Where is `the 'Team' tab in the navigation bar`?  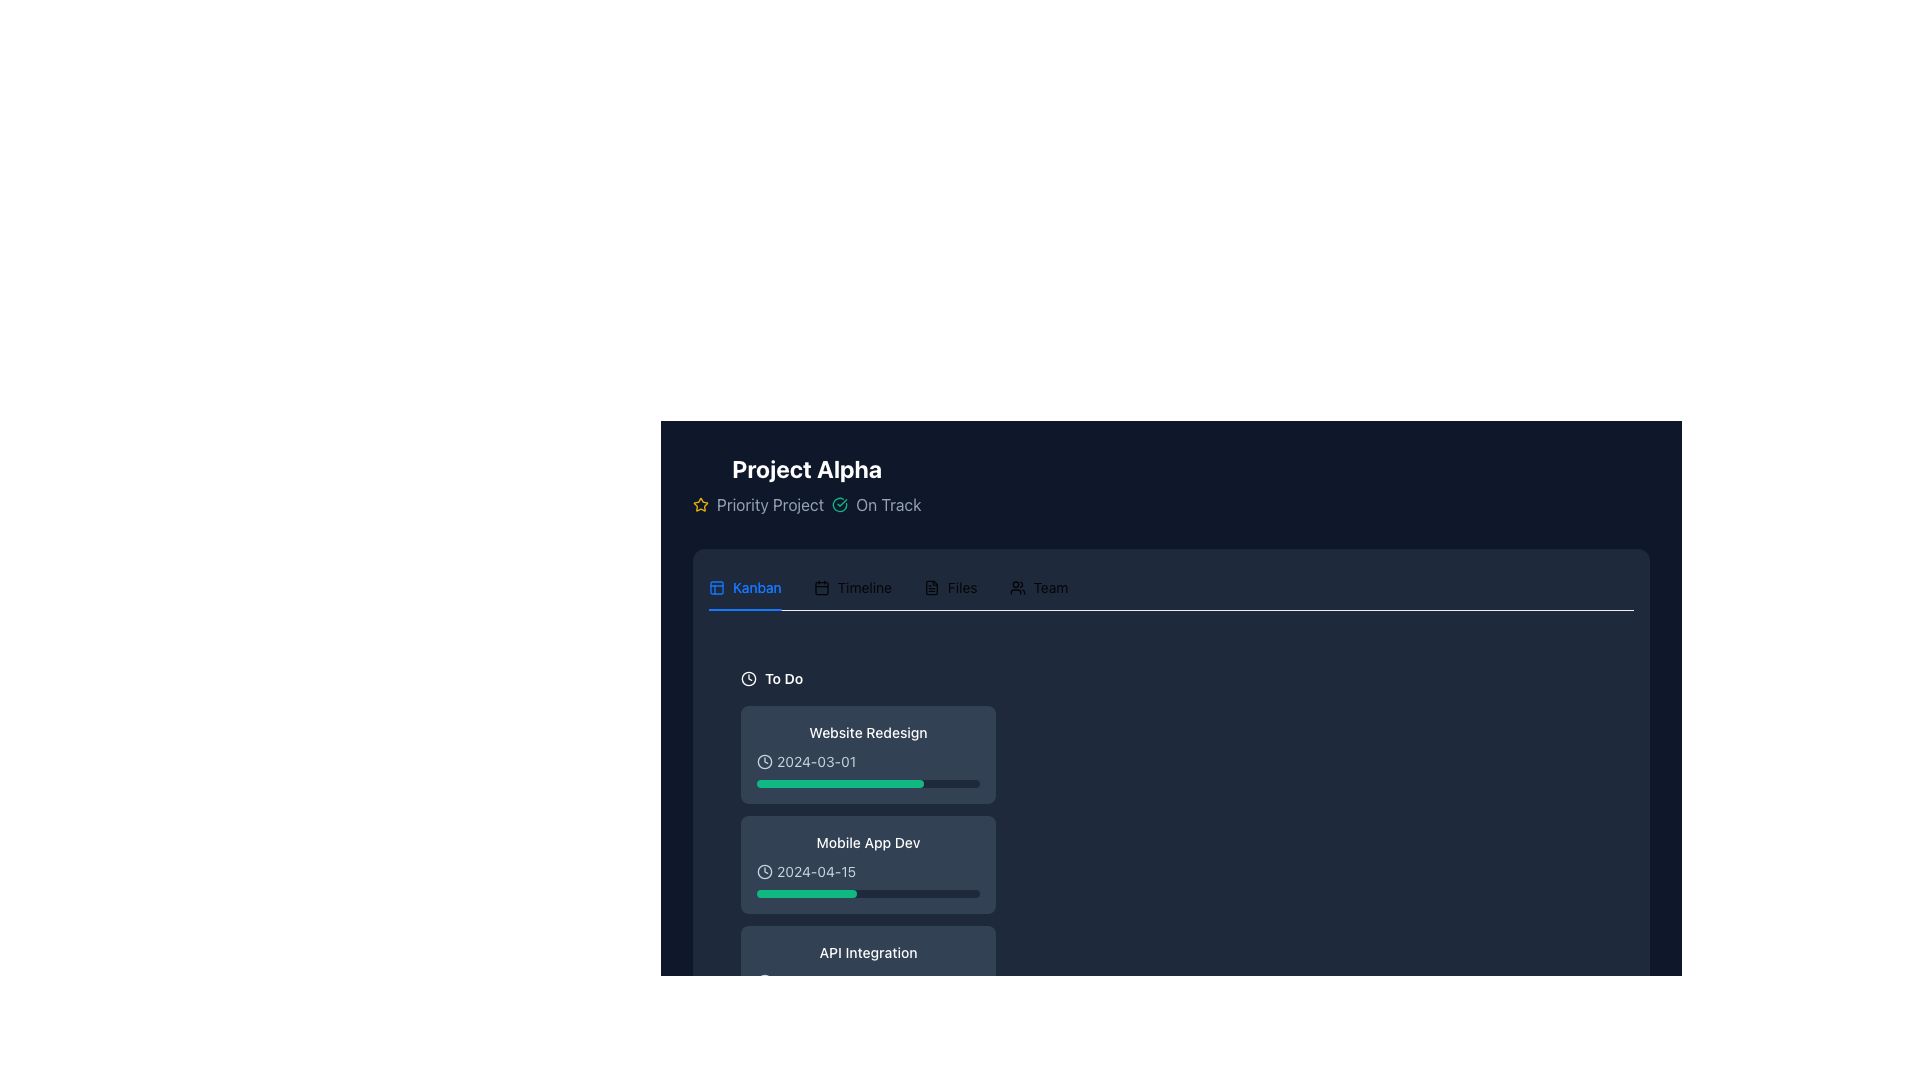 the 'Team' tab in the navigation bar is located at coordinates (1038, 586).